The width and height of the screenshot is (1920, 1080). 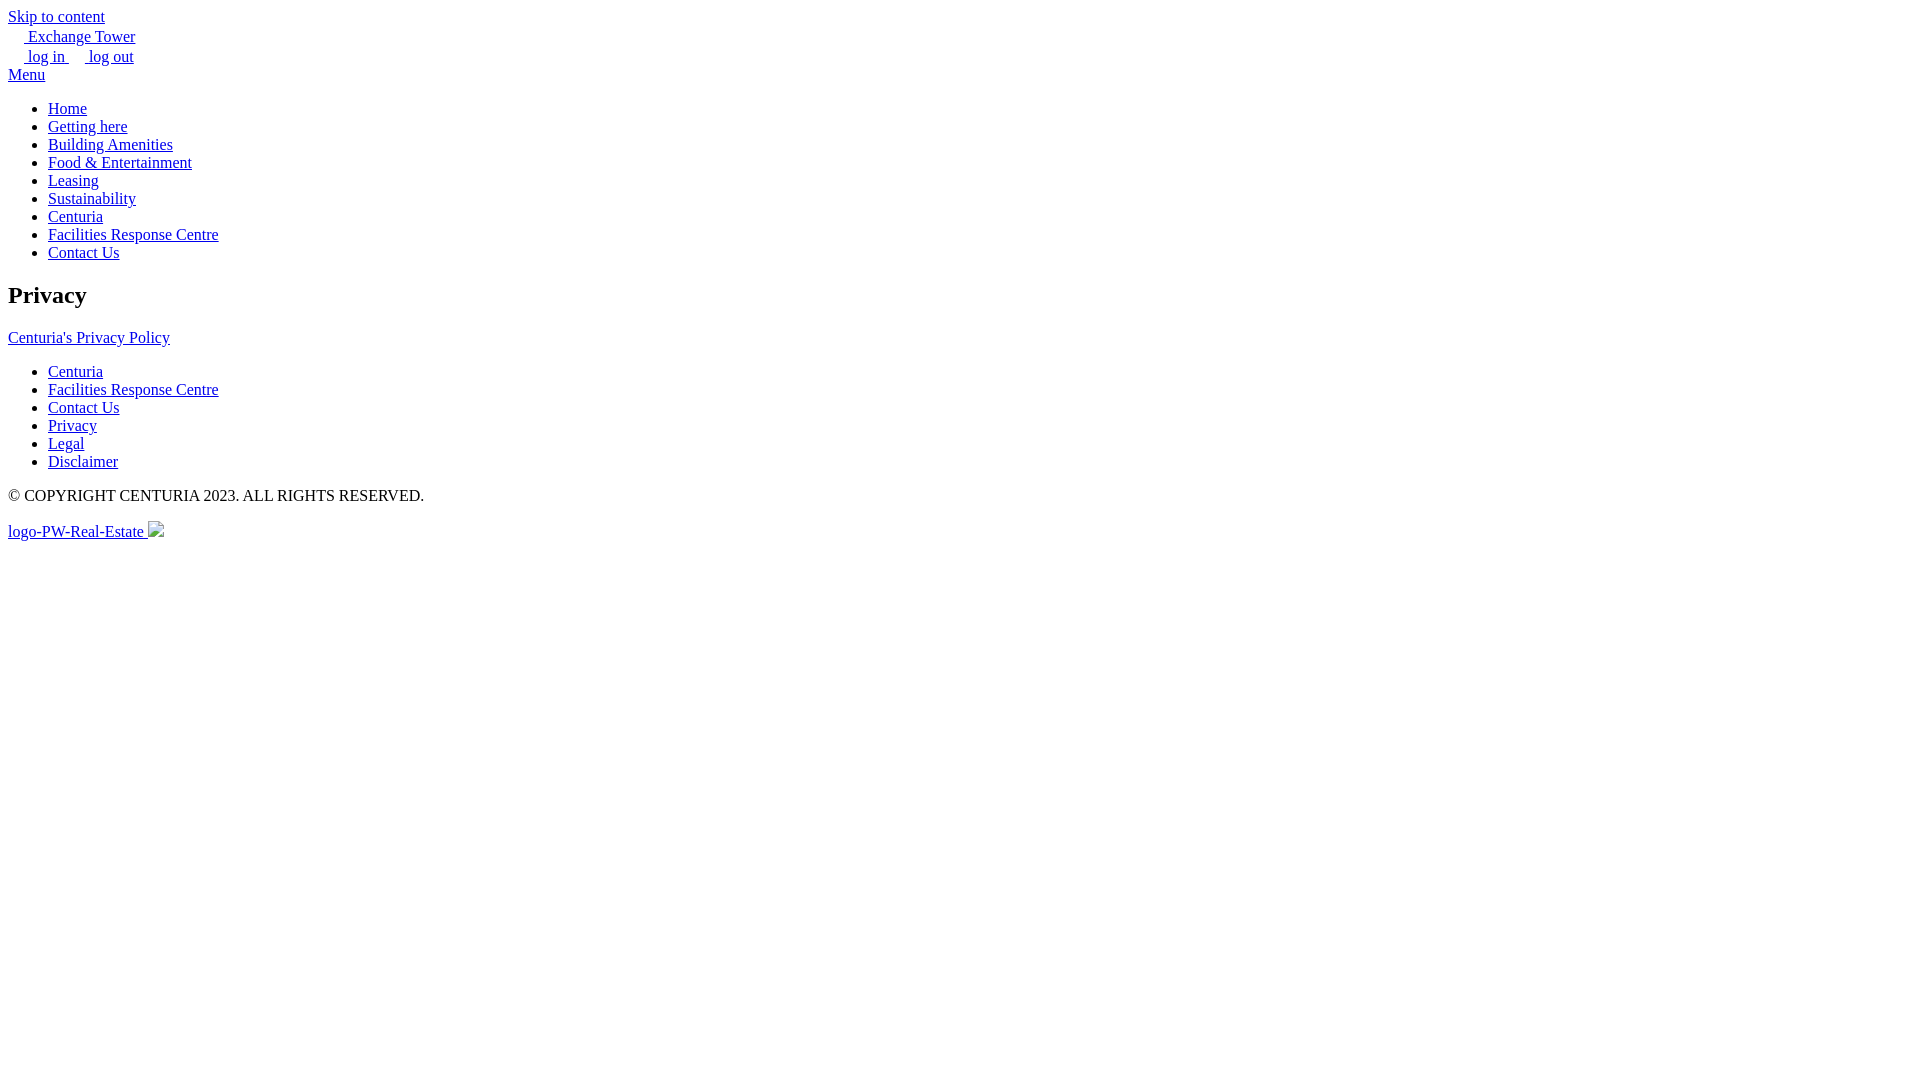 I want to click on 'Skip to content', so click(x=56, y=16).